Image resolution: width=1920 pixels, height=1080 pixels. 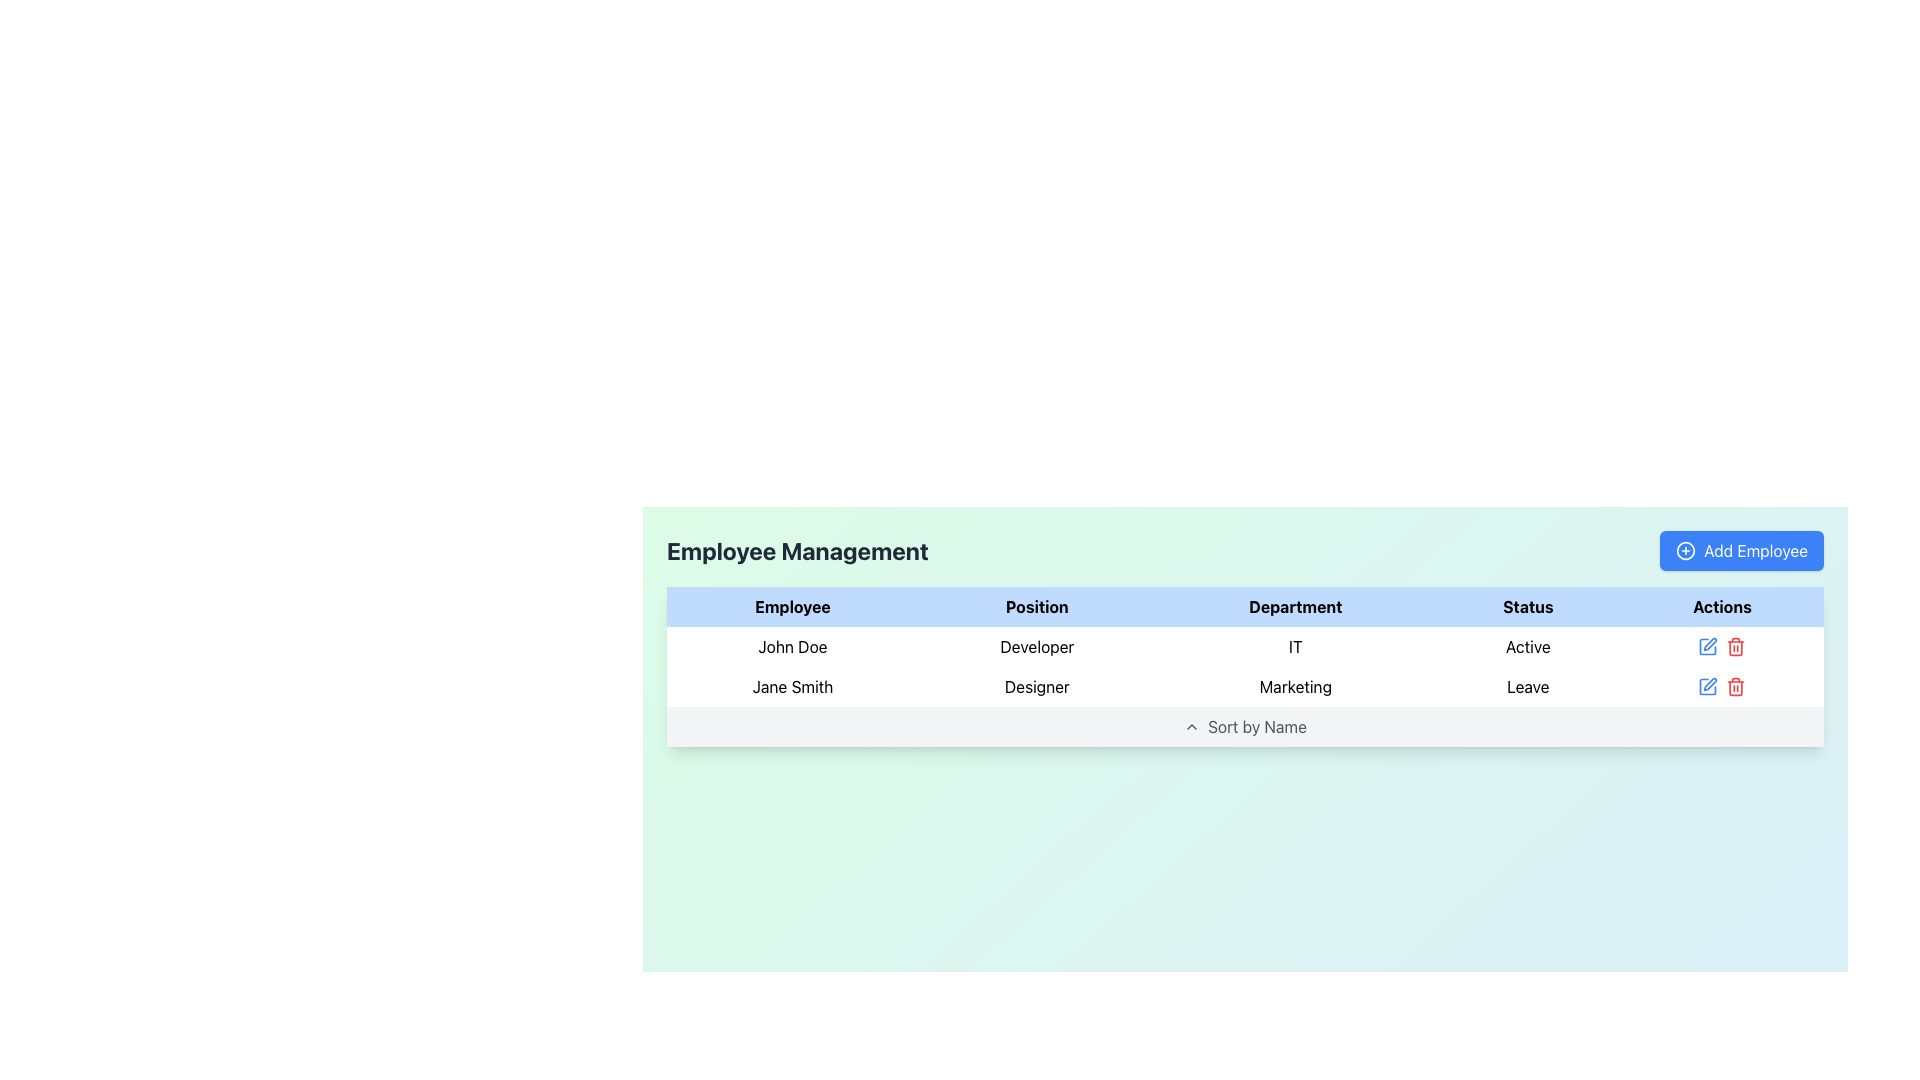 I want to click on the trash icon button, which is a red outlined SVG icon resembling a trash can located in the 'Actions' column next to 'John Doe - Developer', so click(x=1735, y=685).